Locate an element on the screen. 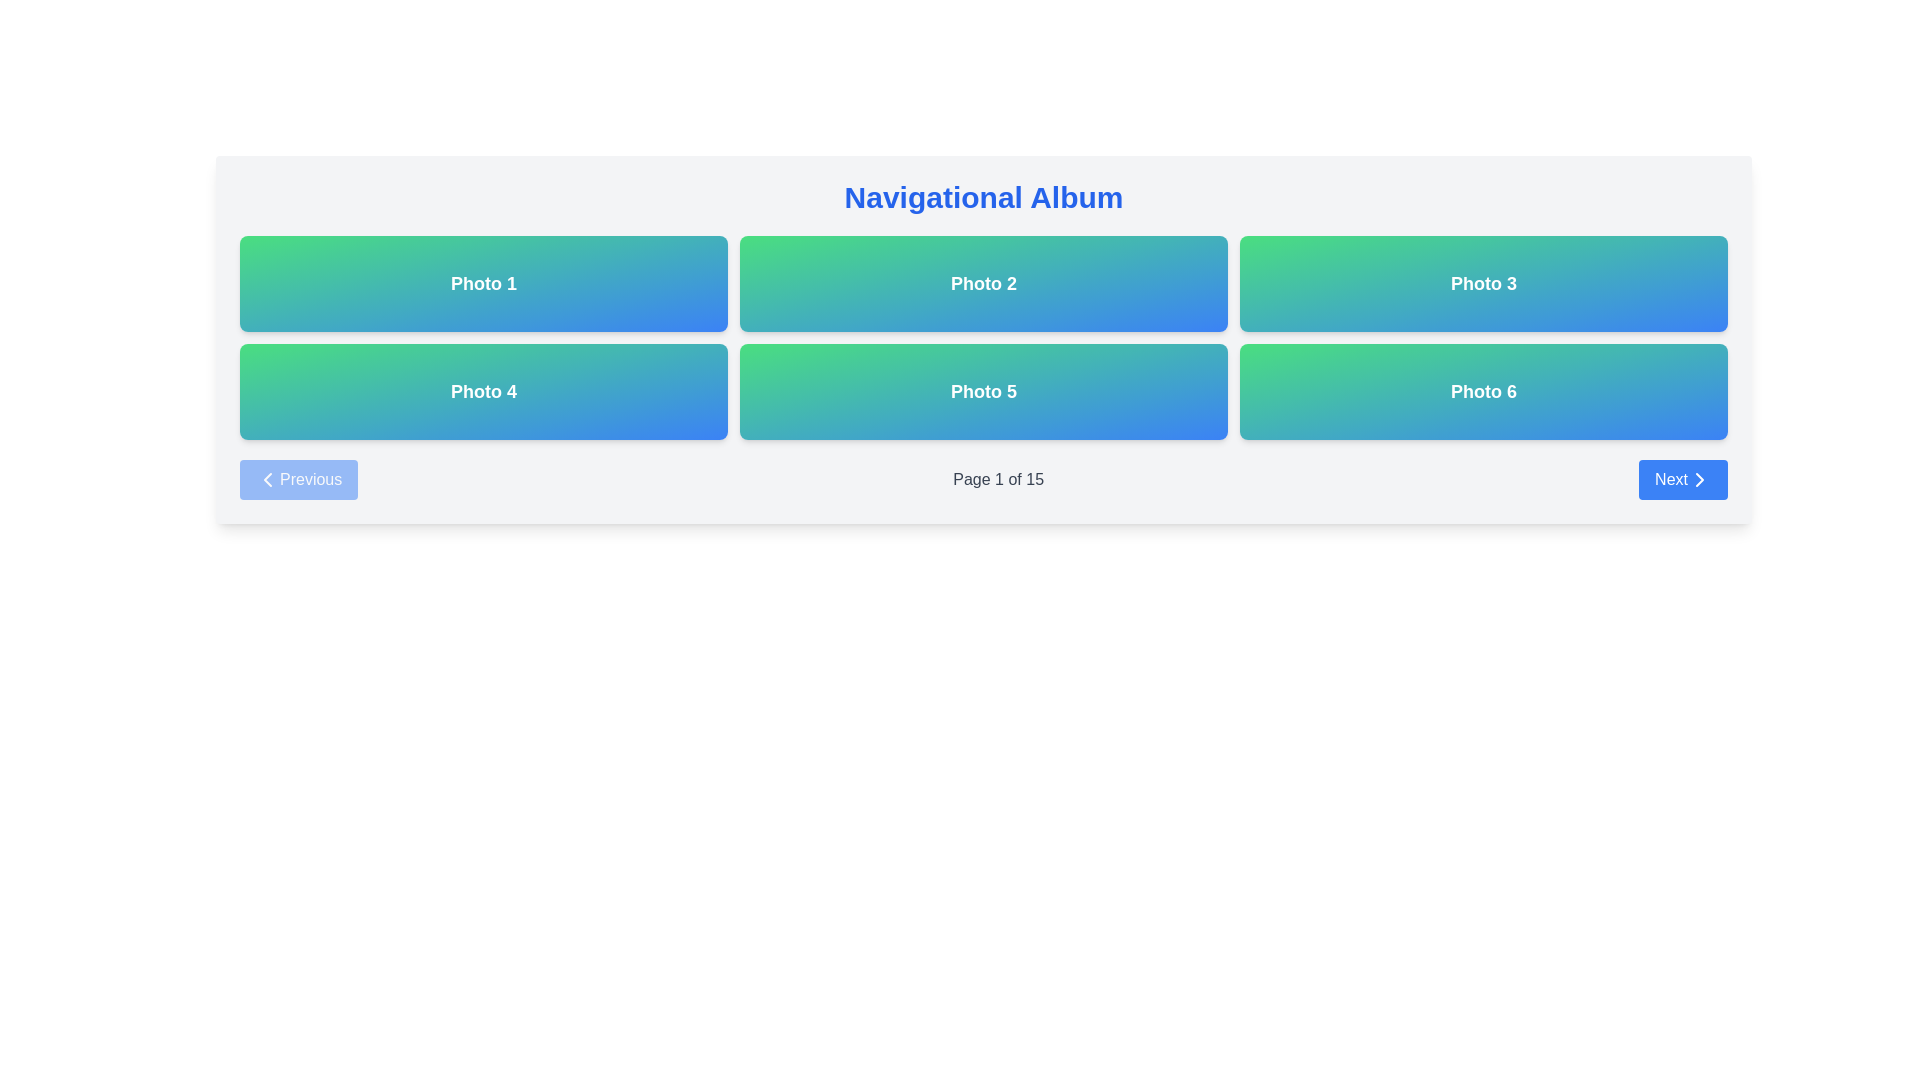 This screenshot has width=1920, height=1080. the 'Next' button, which is a rectangular button labeled 'Next' with white text on a blue background, located on the far right side of the navigation bar below the photo grid is located at coordinates (1682, 479).